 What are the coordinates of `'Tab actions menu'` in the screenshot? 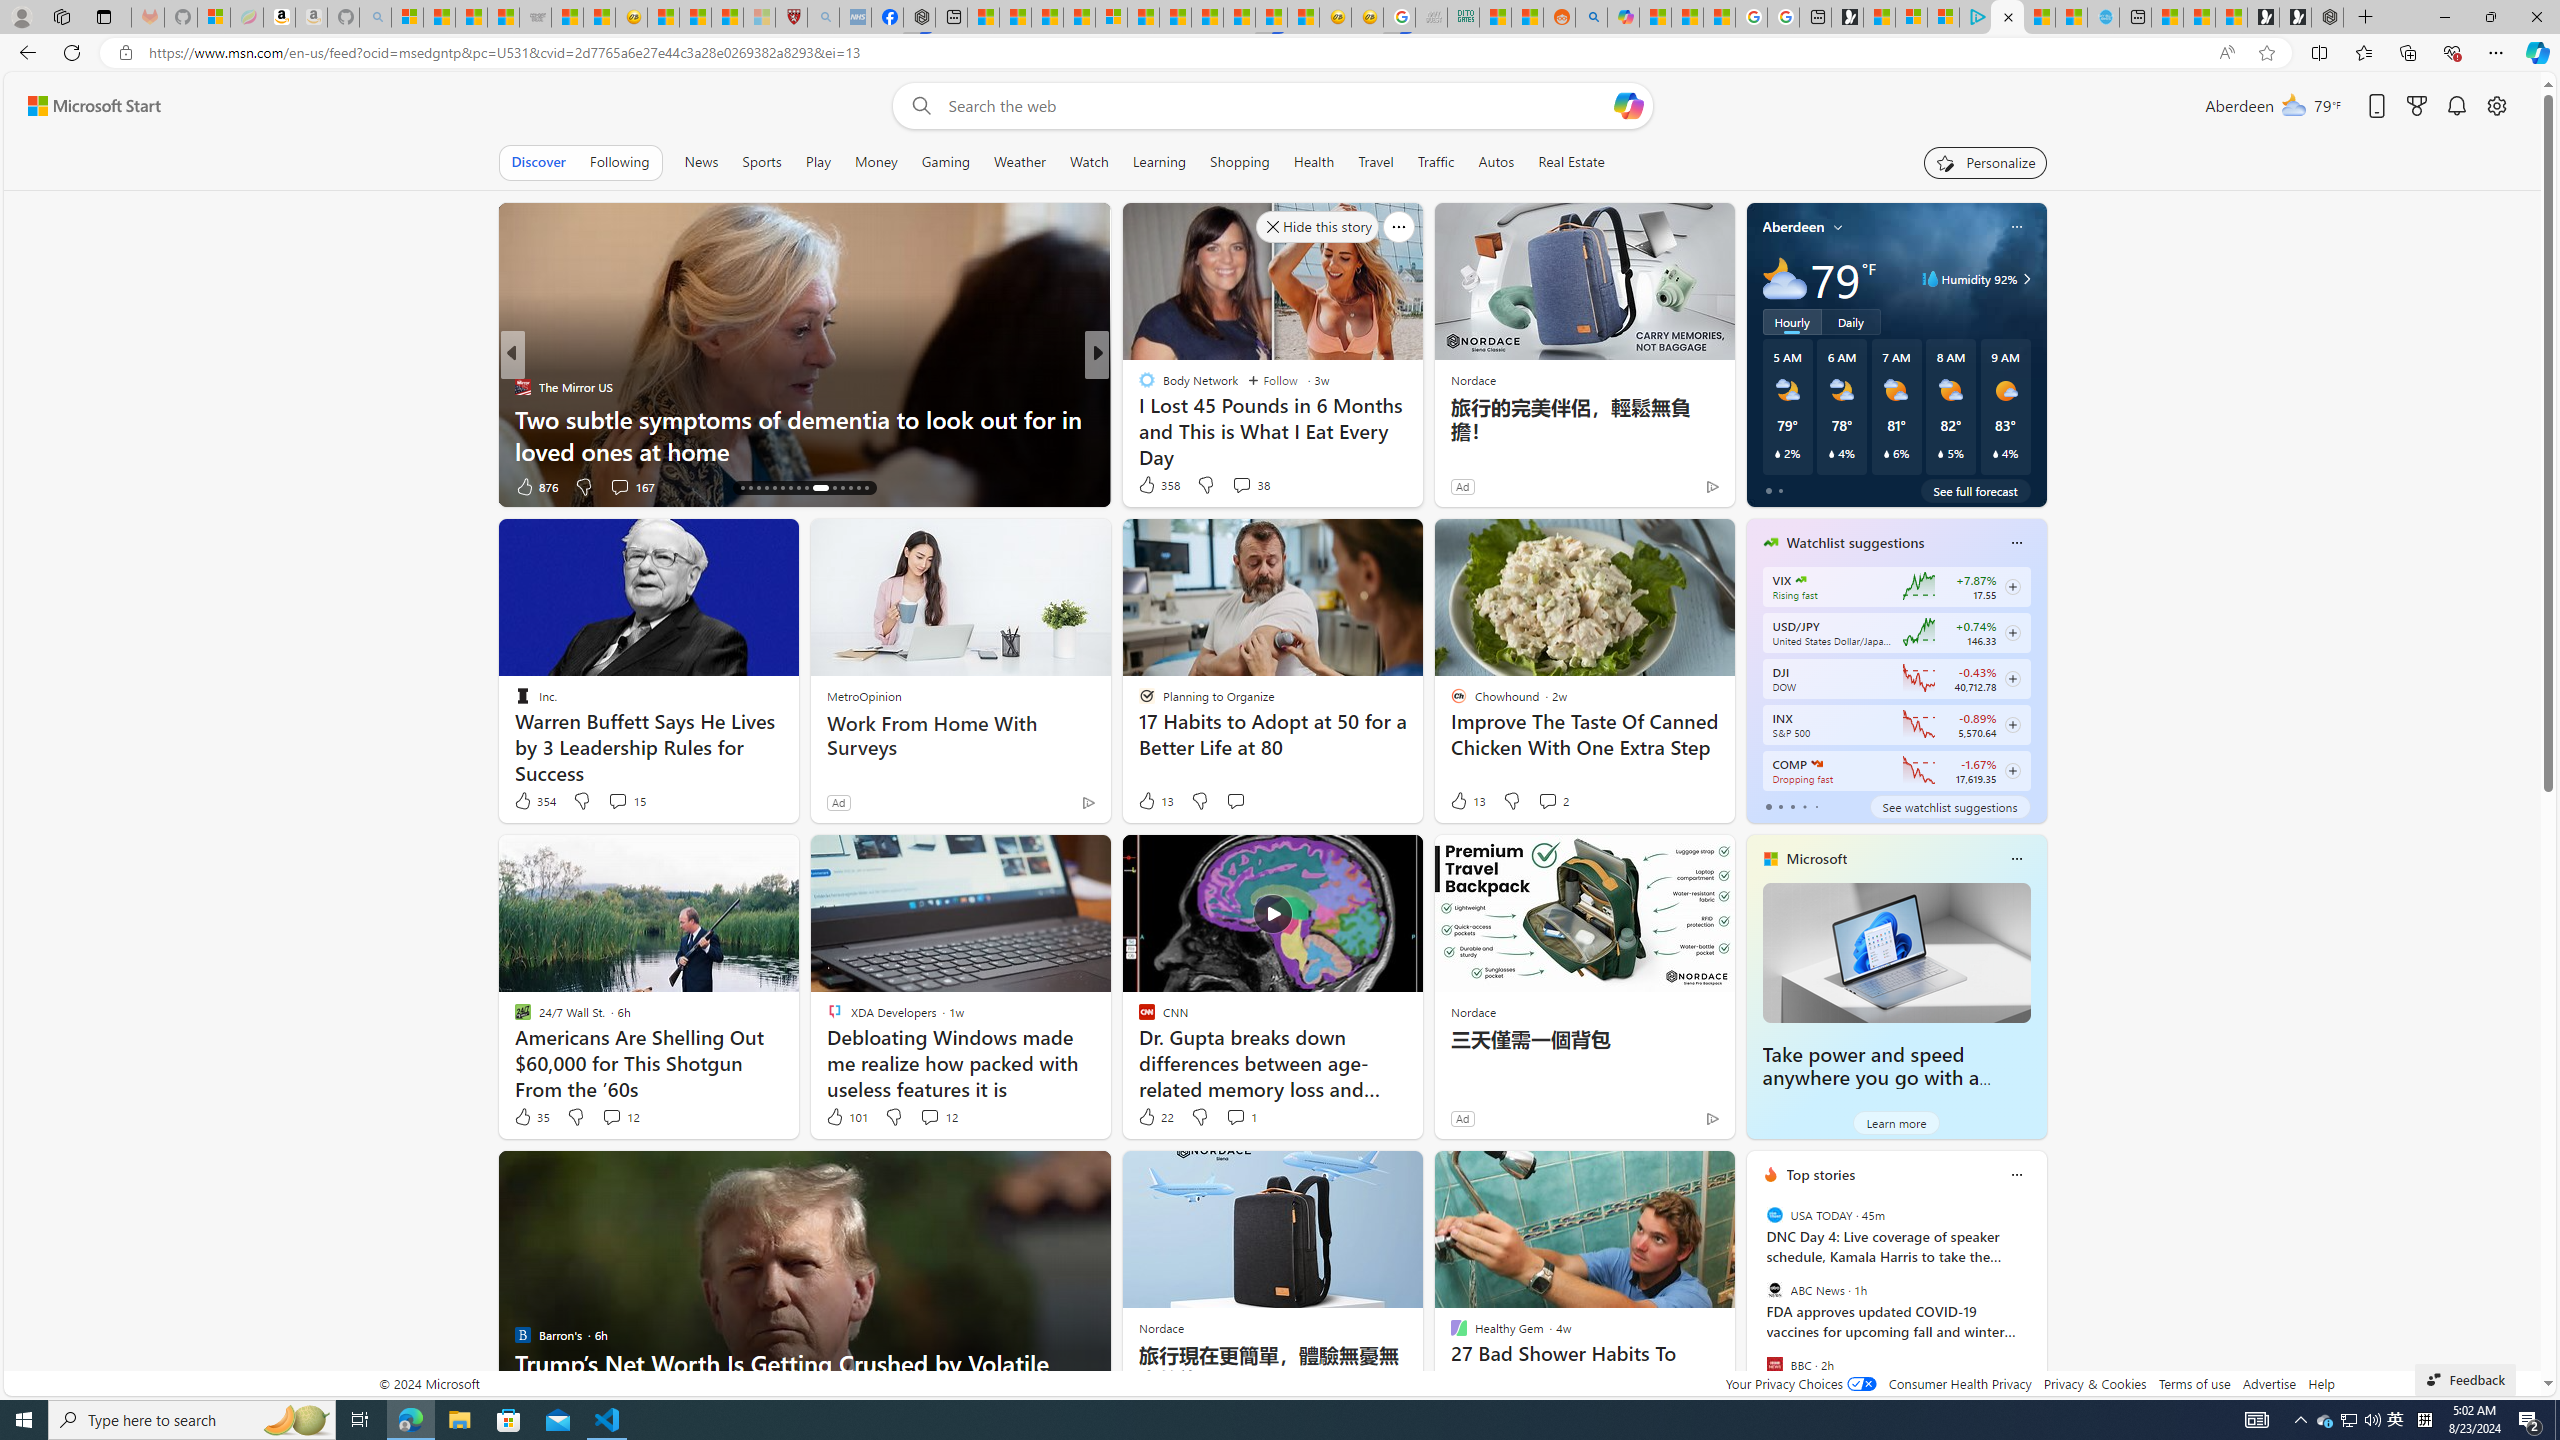 It's located at (102, 16).